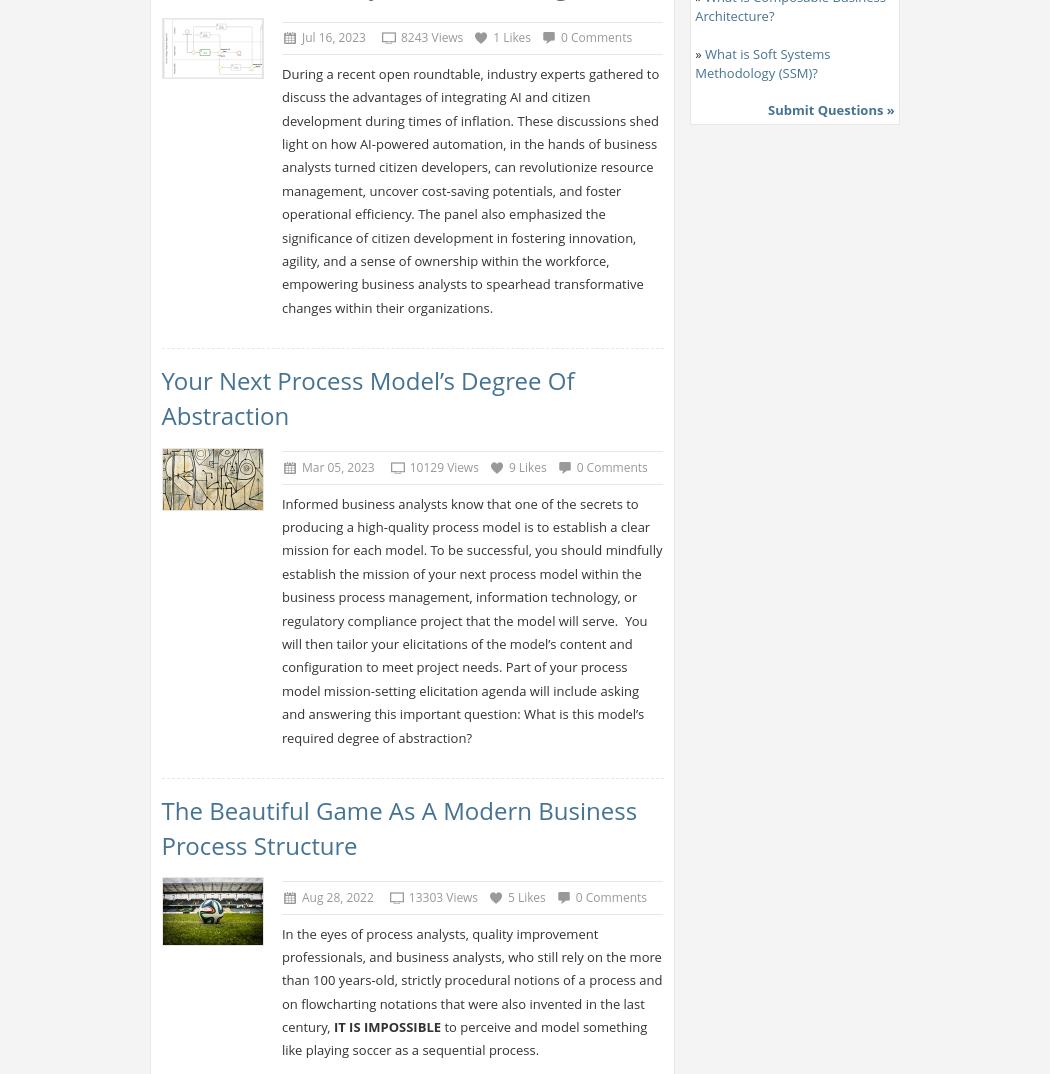 This screenshot has height=1074, width=1050. What do you see at coordinates (366, 396) in the screenshot?
I see `'Your Next Process Model’s Degree of Abstraction'` at bounding box center [366, 396].